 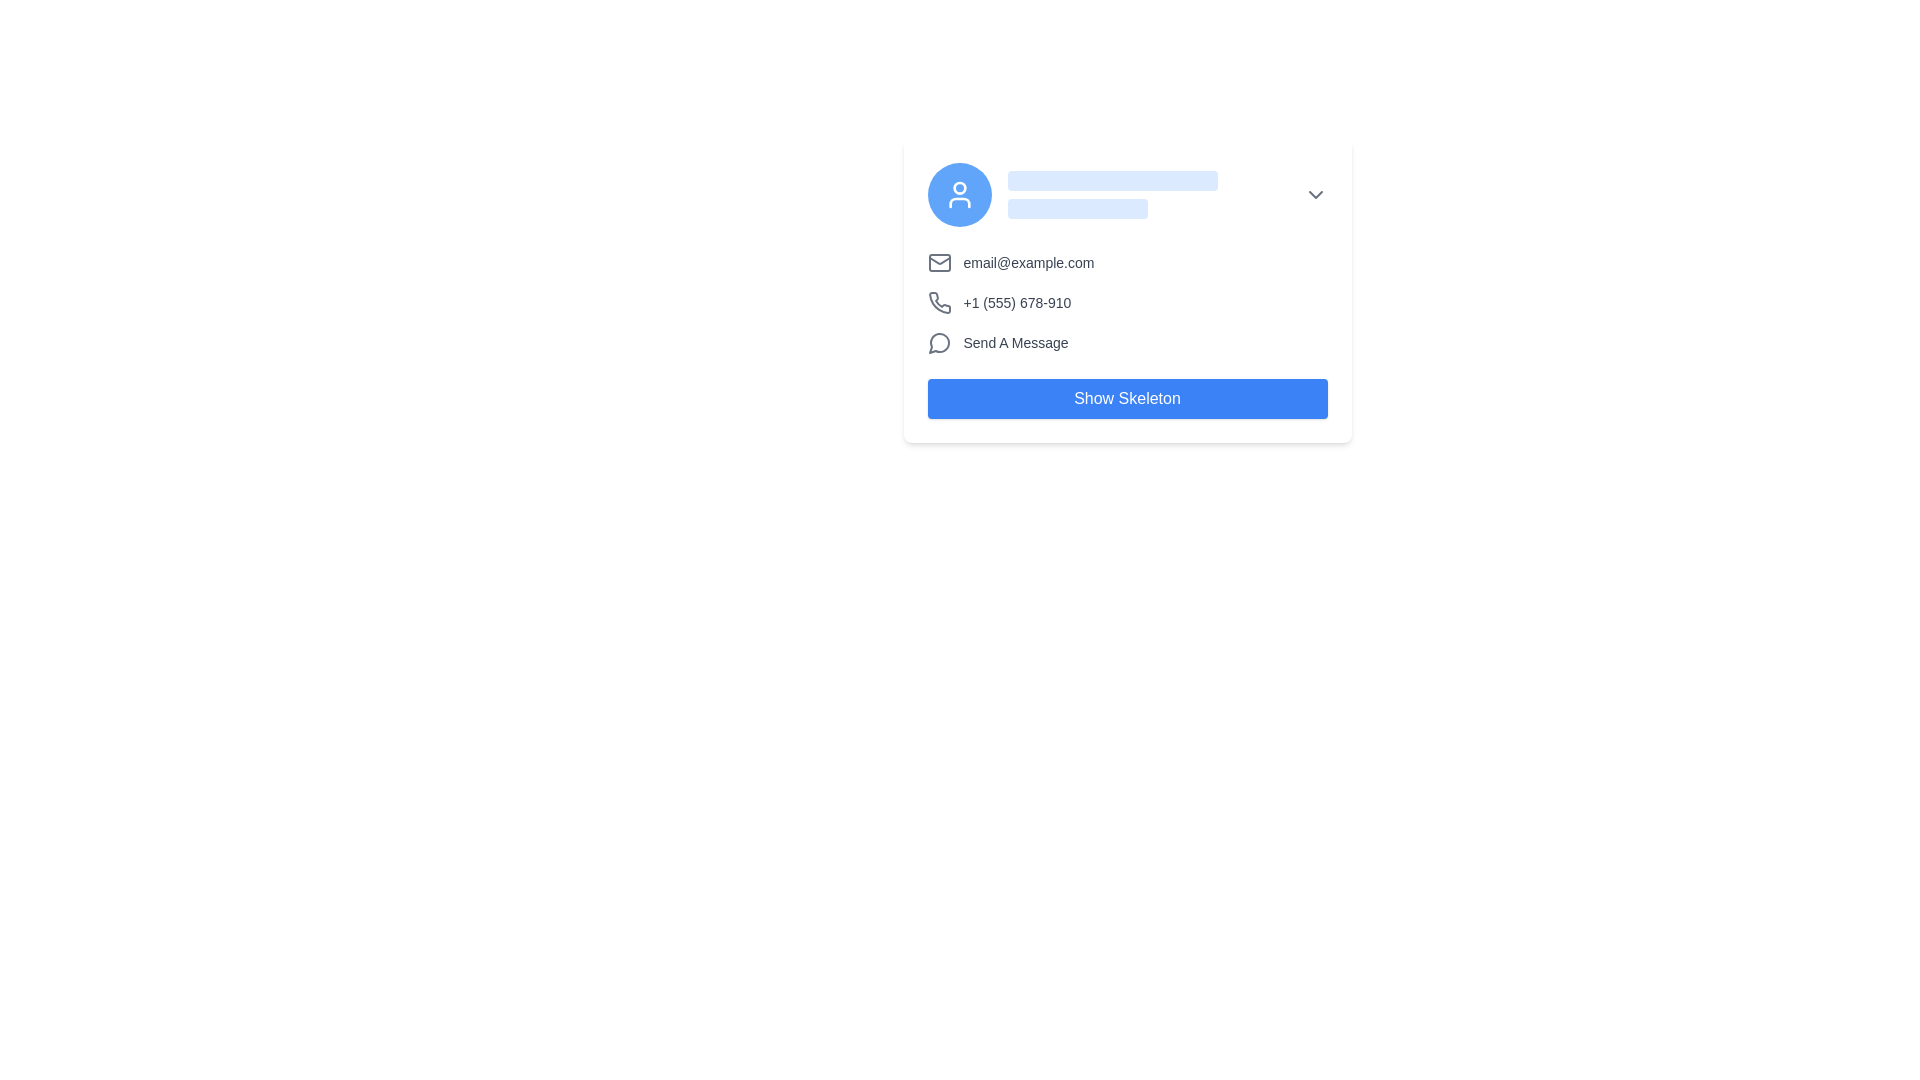 What do you see at coordinates (938, 302) in the screenshot?
I see `the phone icon that indicates telecommunication details, which is positioned to the left of the phone number text in a contact detail section` at bounding box center [938, 302].